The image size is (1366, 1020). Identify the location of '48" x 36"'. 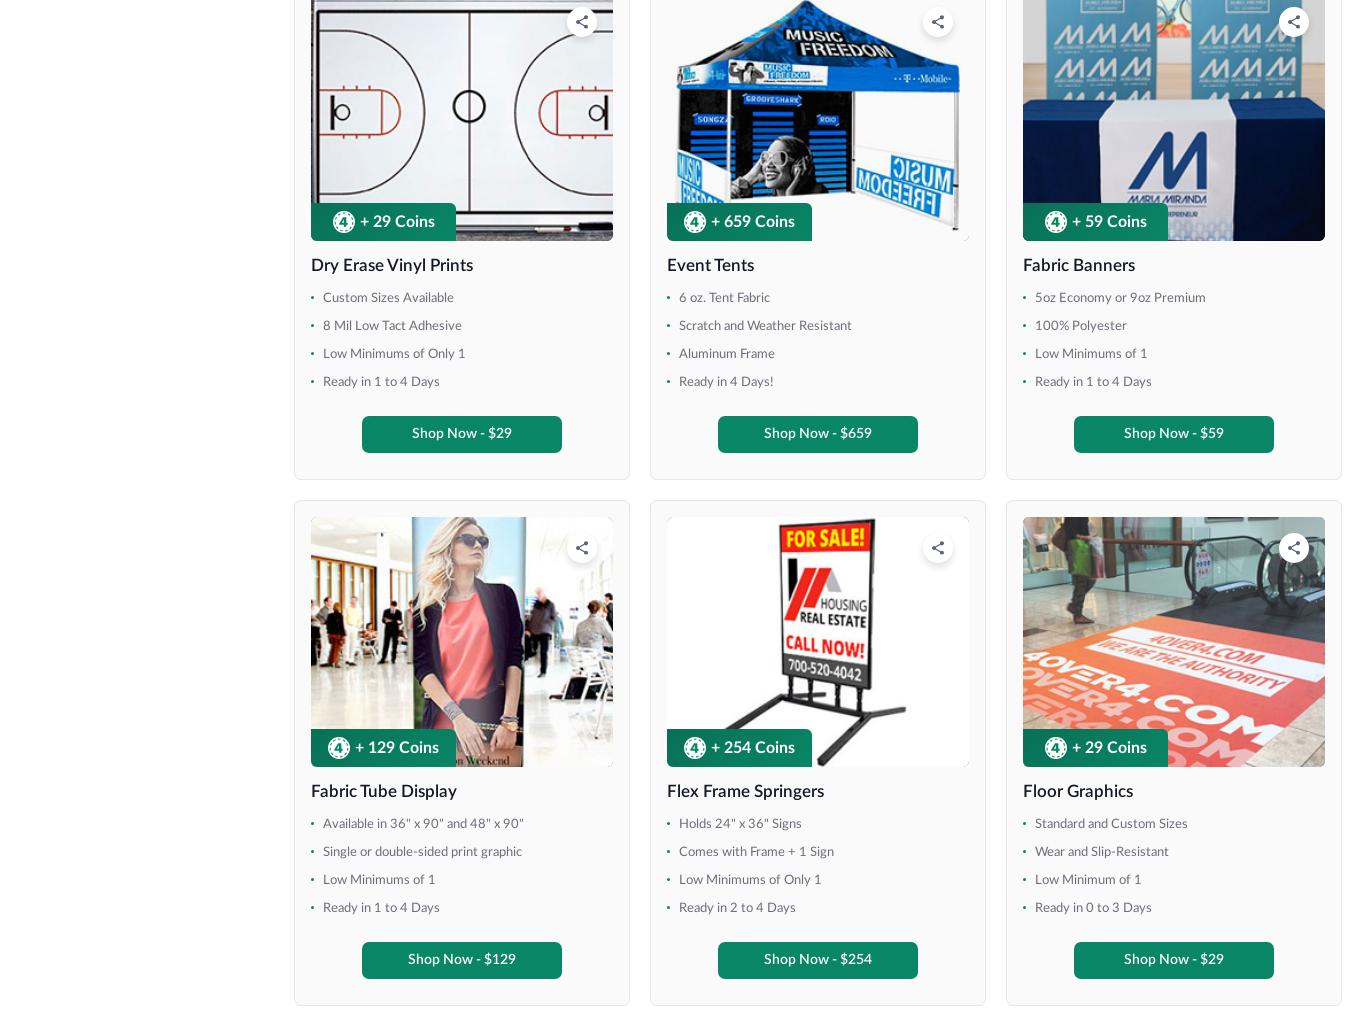
(82, 21).